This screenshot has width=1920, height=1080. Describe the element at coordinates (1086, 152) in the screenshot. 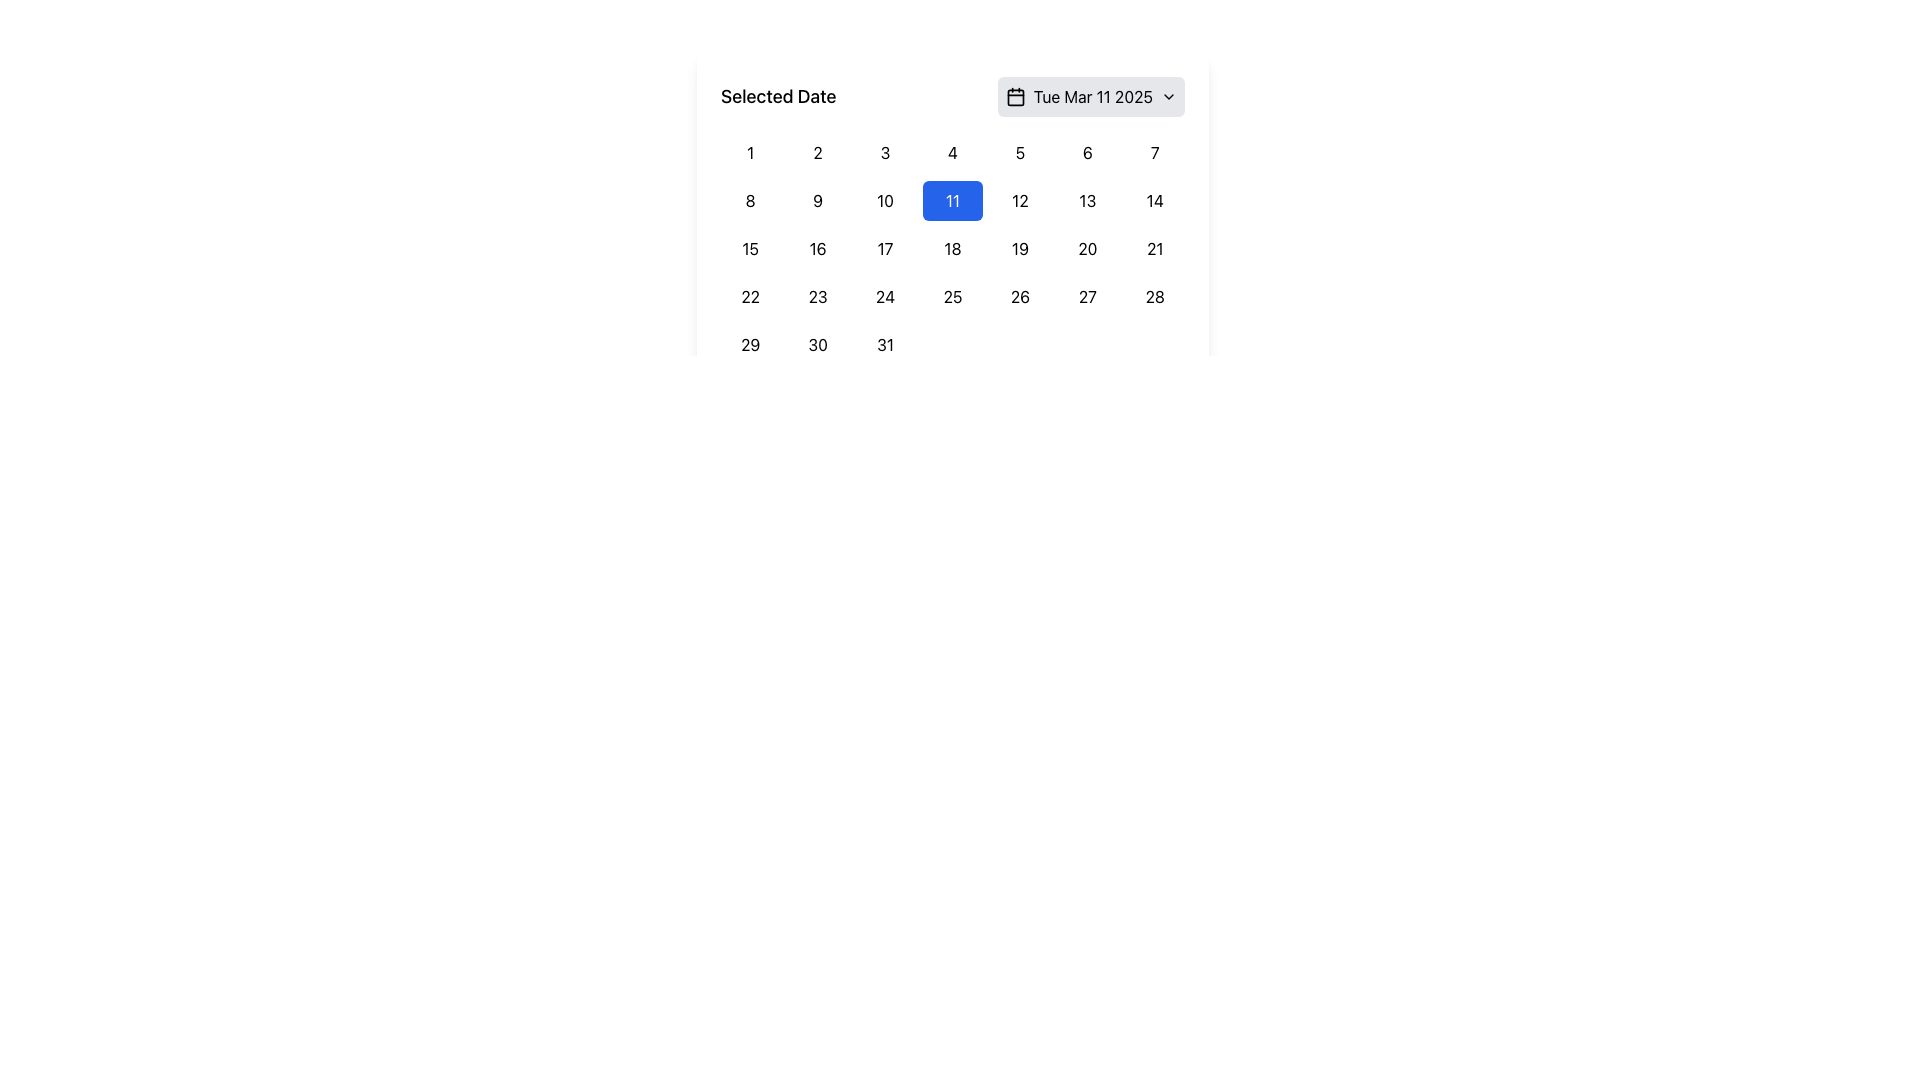

I see `the date '6' button in the calendar grid` at that location.